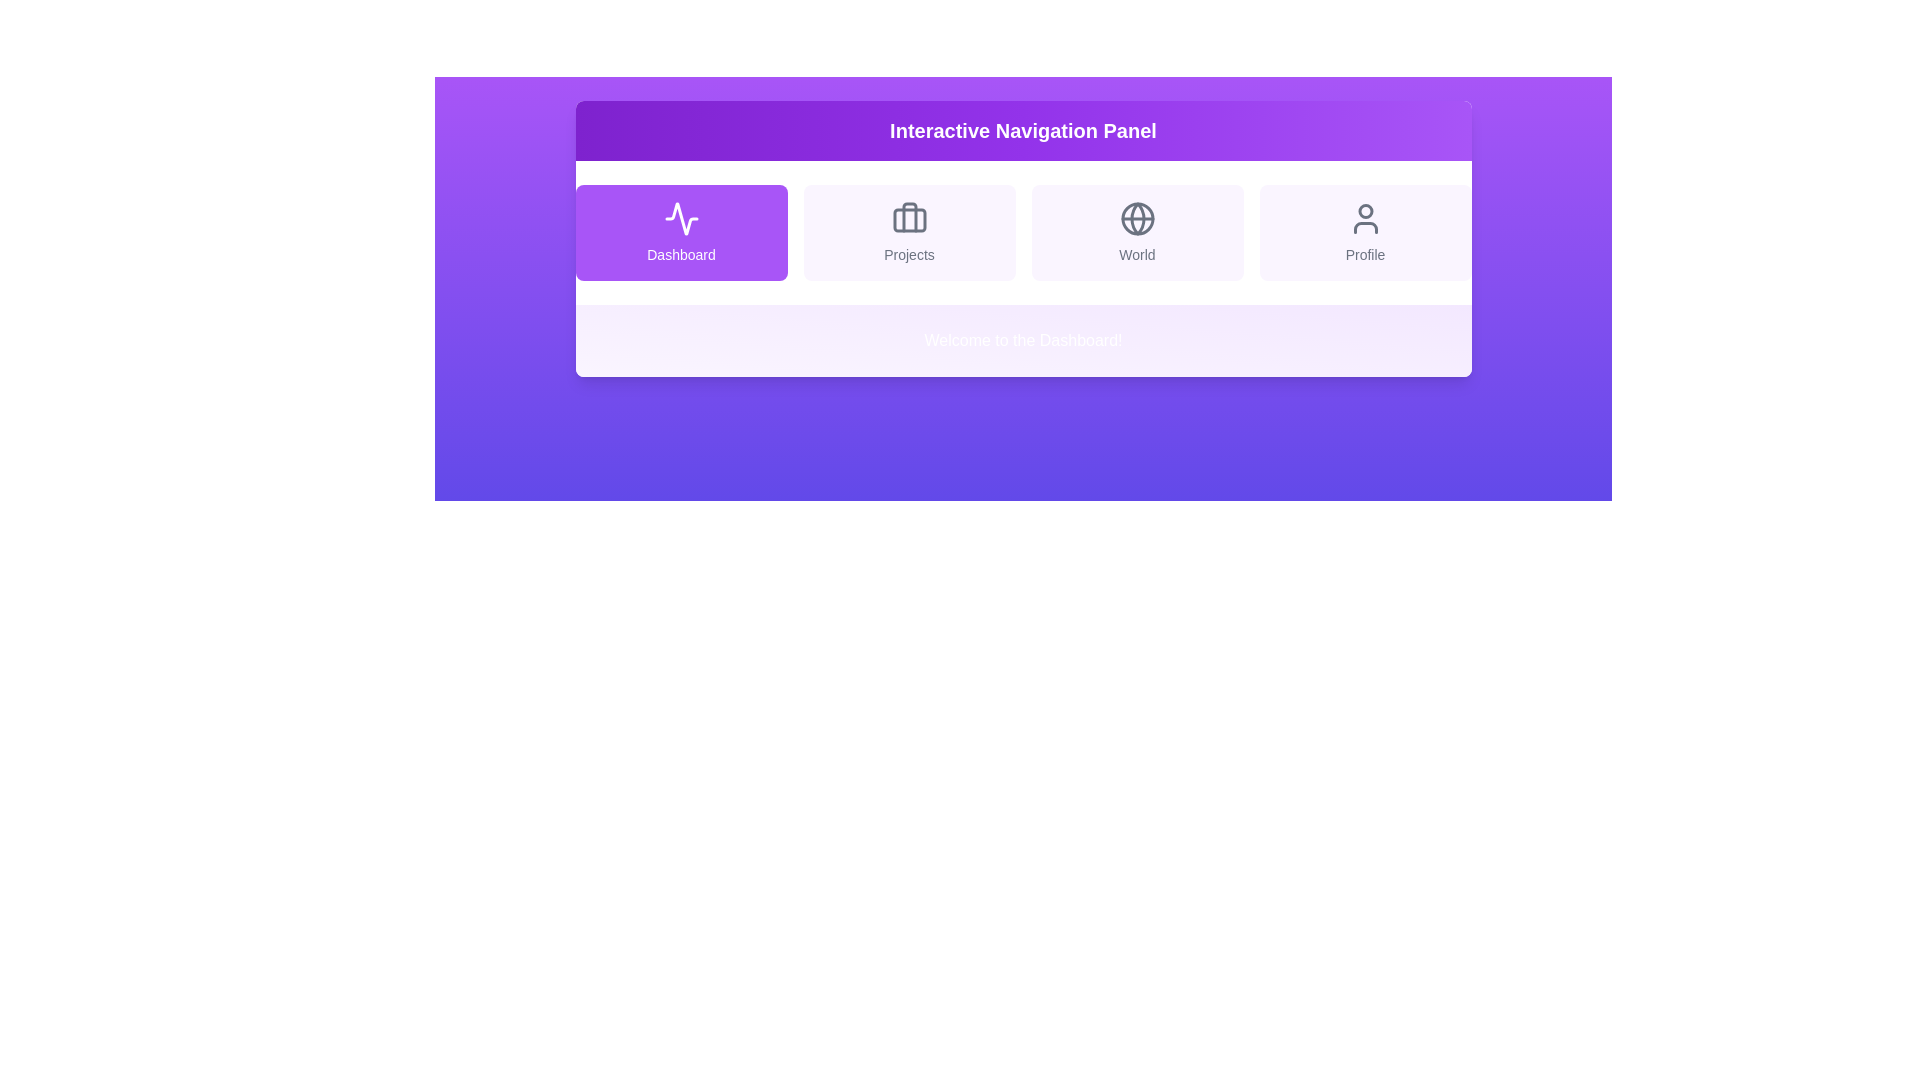 This screenshot has width=1920, height=1080. I want to click on the circular shape representing the head of the user icon located in the fourth option of the navigation panel labeled 'Profile', so click(1364, 211).